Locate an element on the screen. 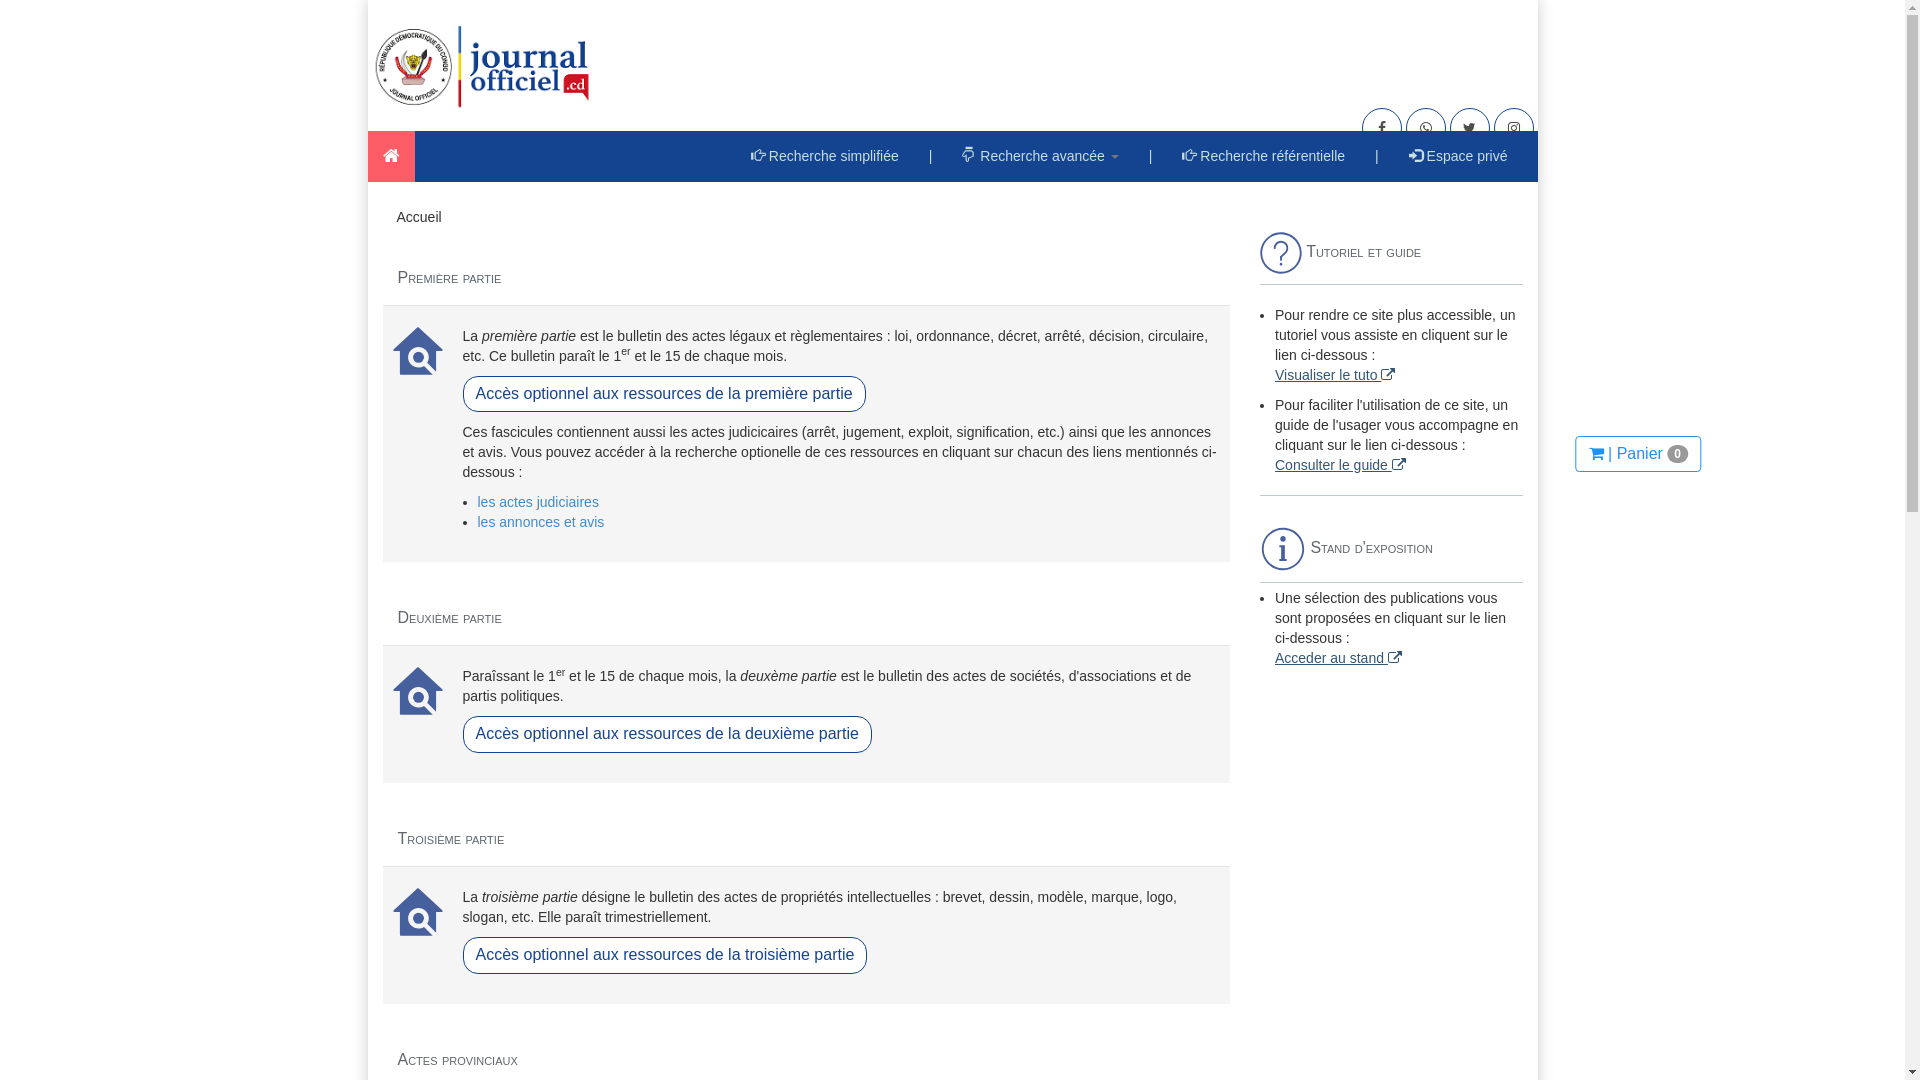 Image resolution: width=1920 pixels, height=1080 pixels. 'les annonces et avis' is located at coordinates (477, 520).